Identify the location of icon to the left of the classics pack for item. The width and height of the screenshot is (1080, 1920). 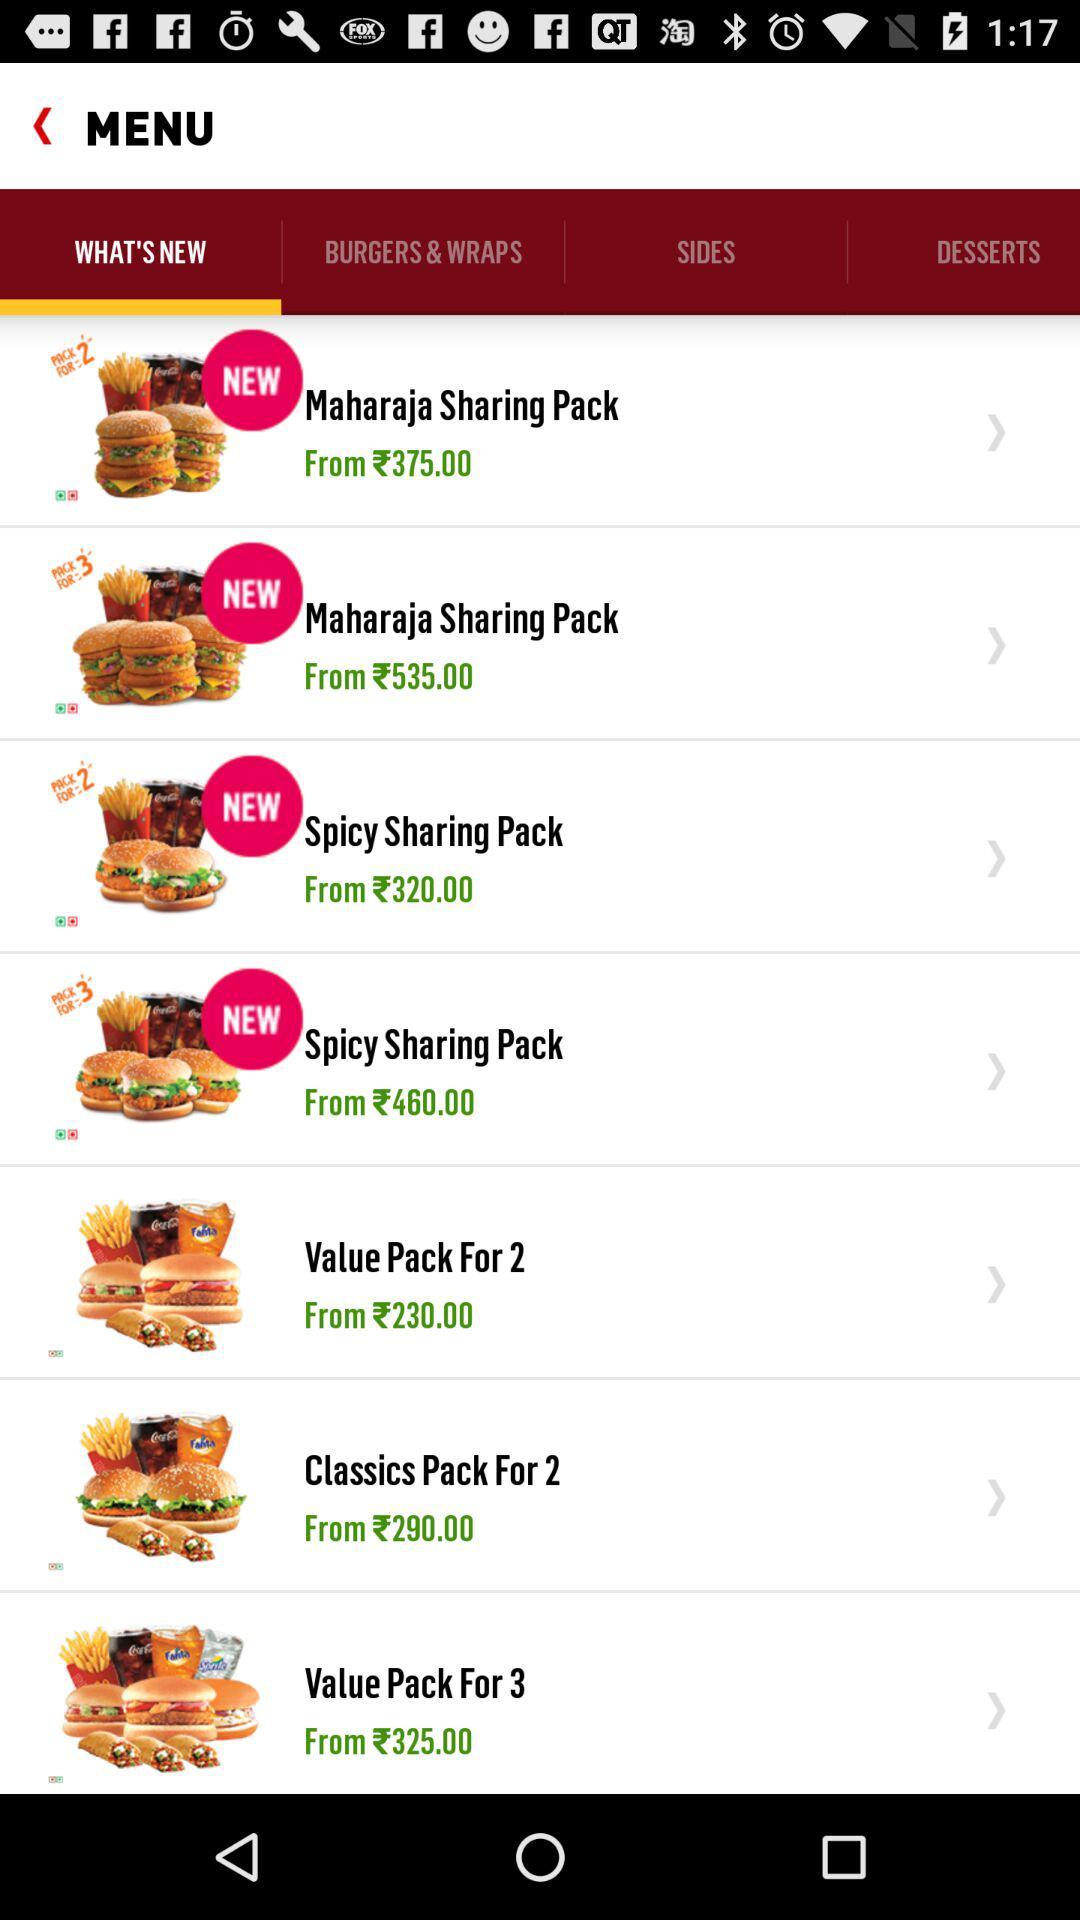
(159, 1484).